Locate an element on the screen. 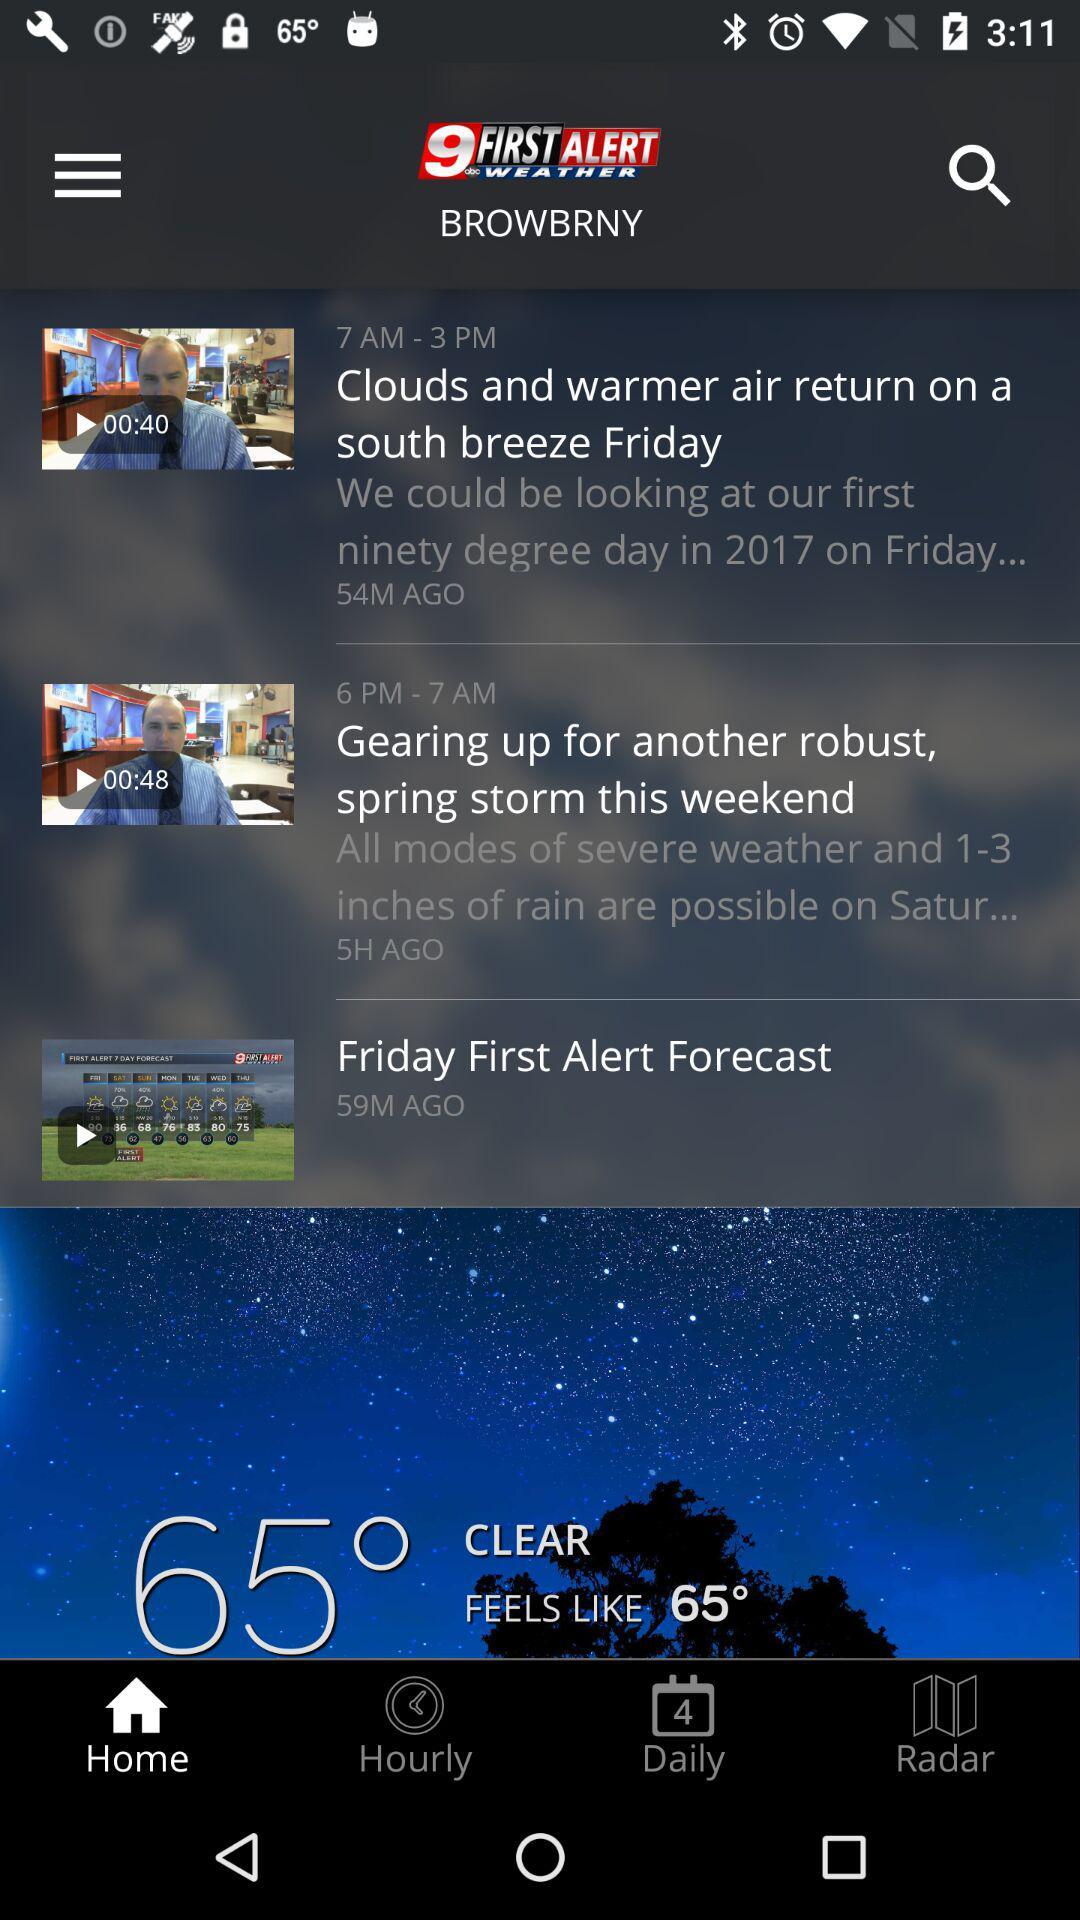  the item next to daily radio button is located at coordinates (413, 1726).